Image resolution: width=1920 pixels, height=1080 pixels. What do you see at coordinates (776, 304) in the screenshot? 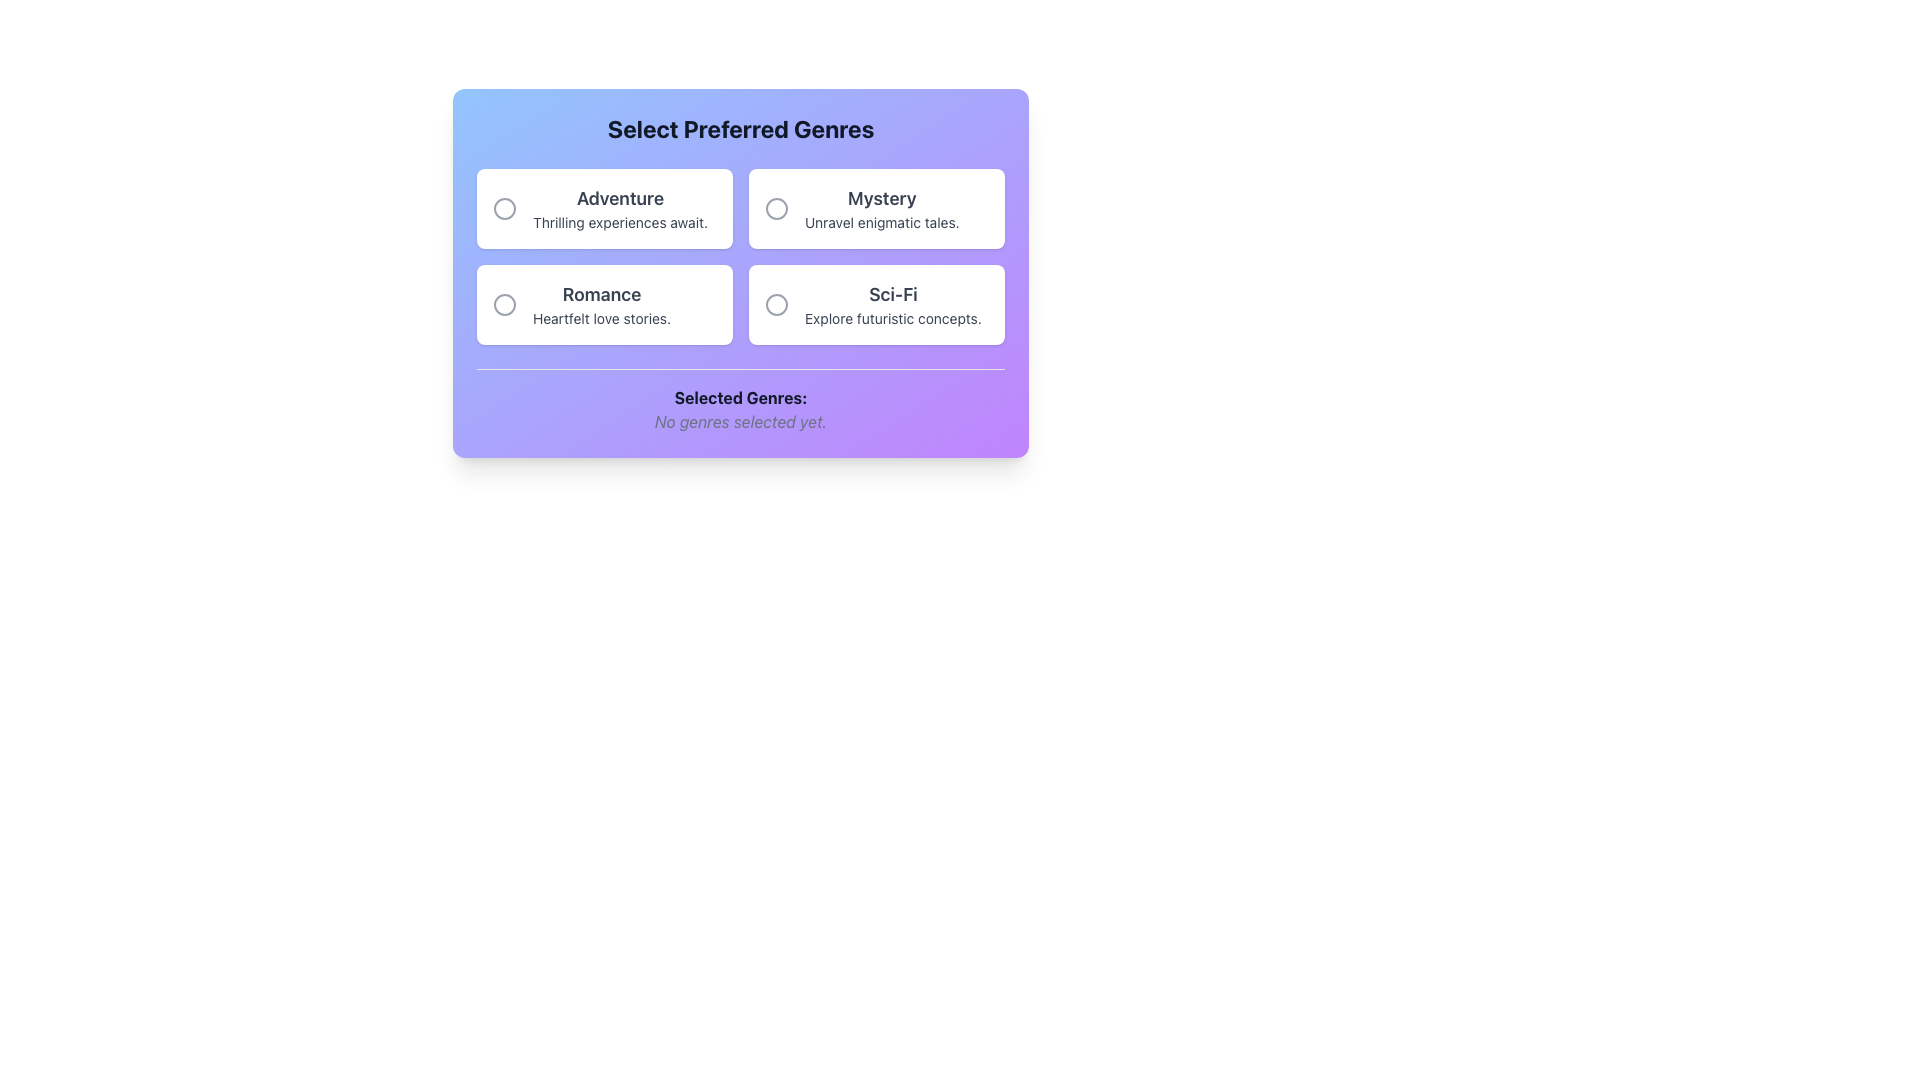
I see `the circular icon within the radio button for the 'Sci-Fi' category` at bounding box center [776, 304].